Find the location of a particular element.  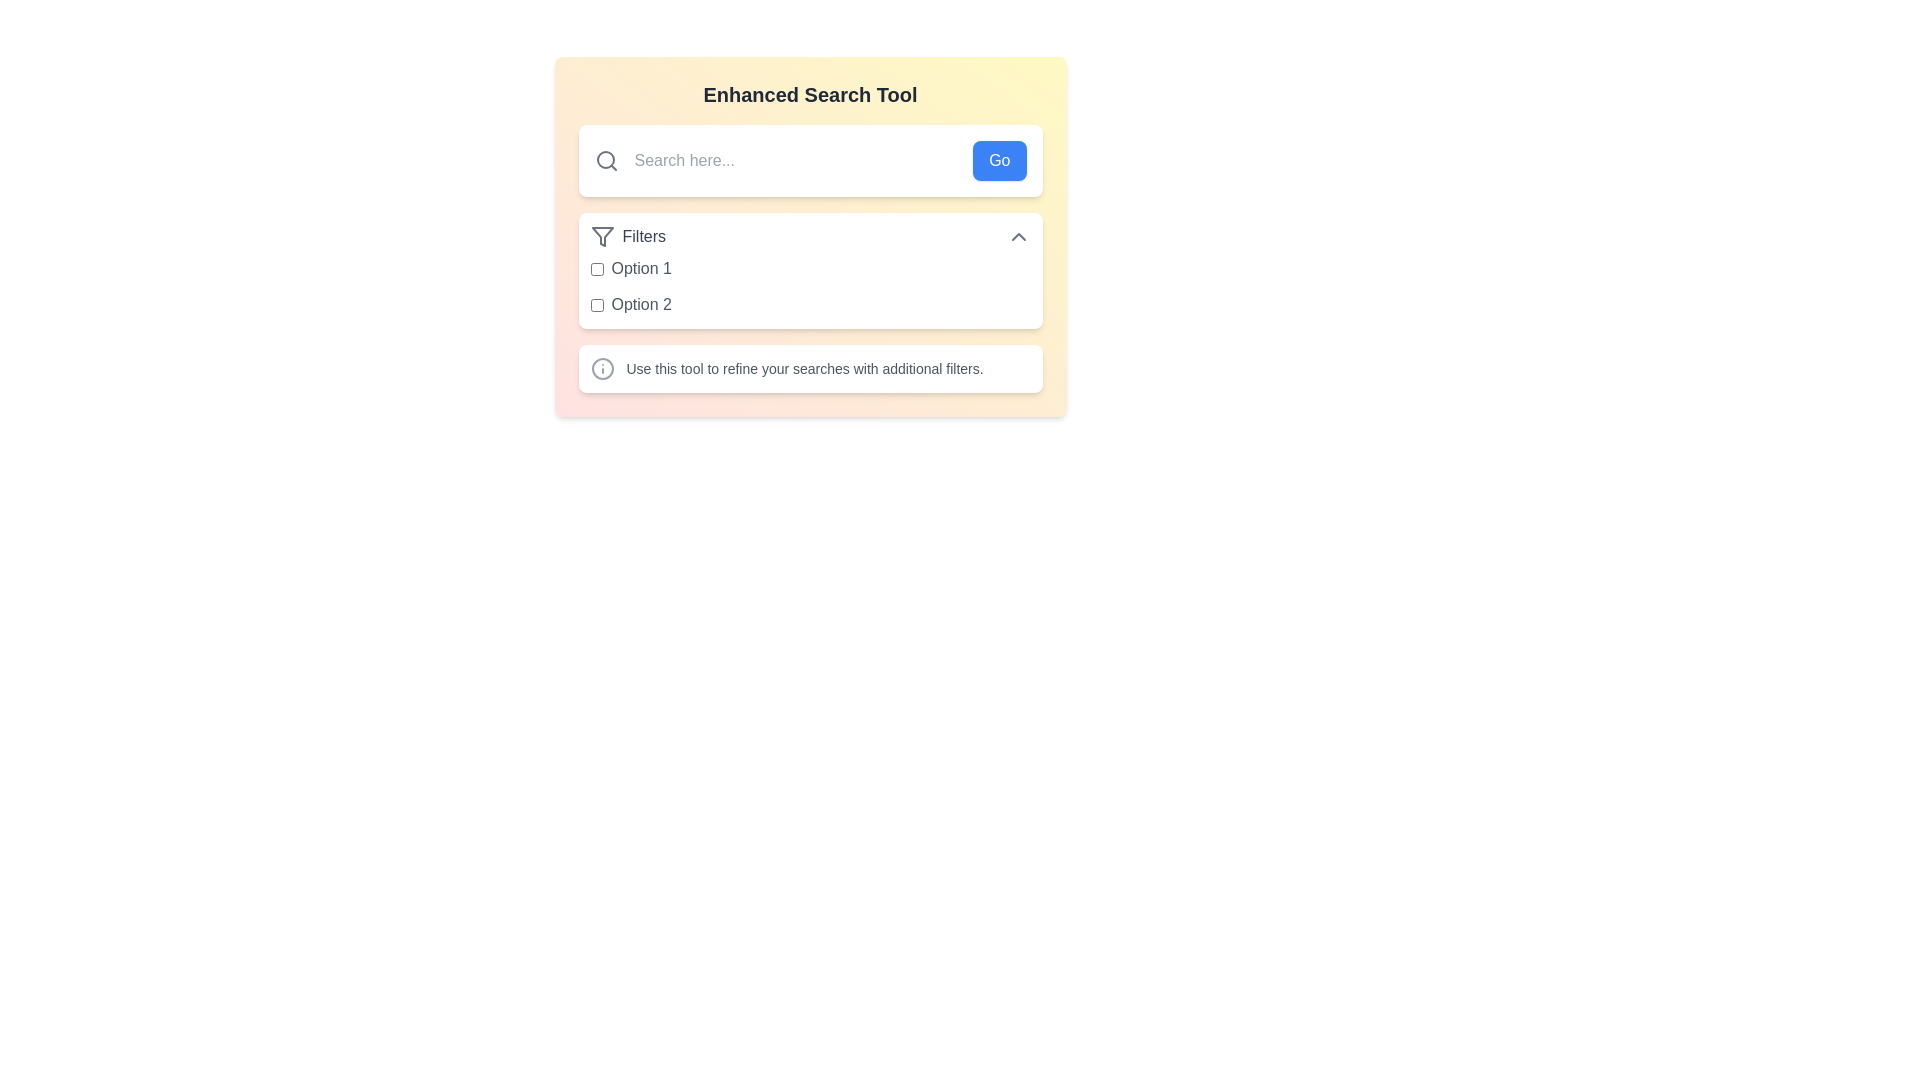

the funnel icon located at the top-left corner of the 'Filters' label for additional details is located at coordinates (601, 235).